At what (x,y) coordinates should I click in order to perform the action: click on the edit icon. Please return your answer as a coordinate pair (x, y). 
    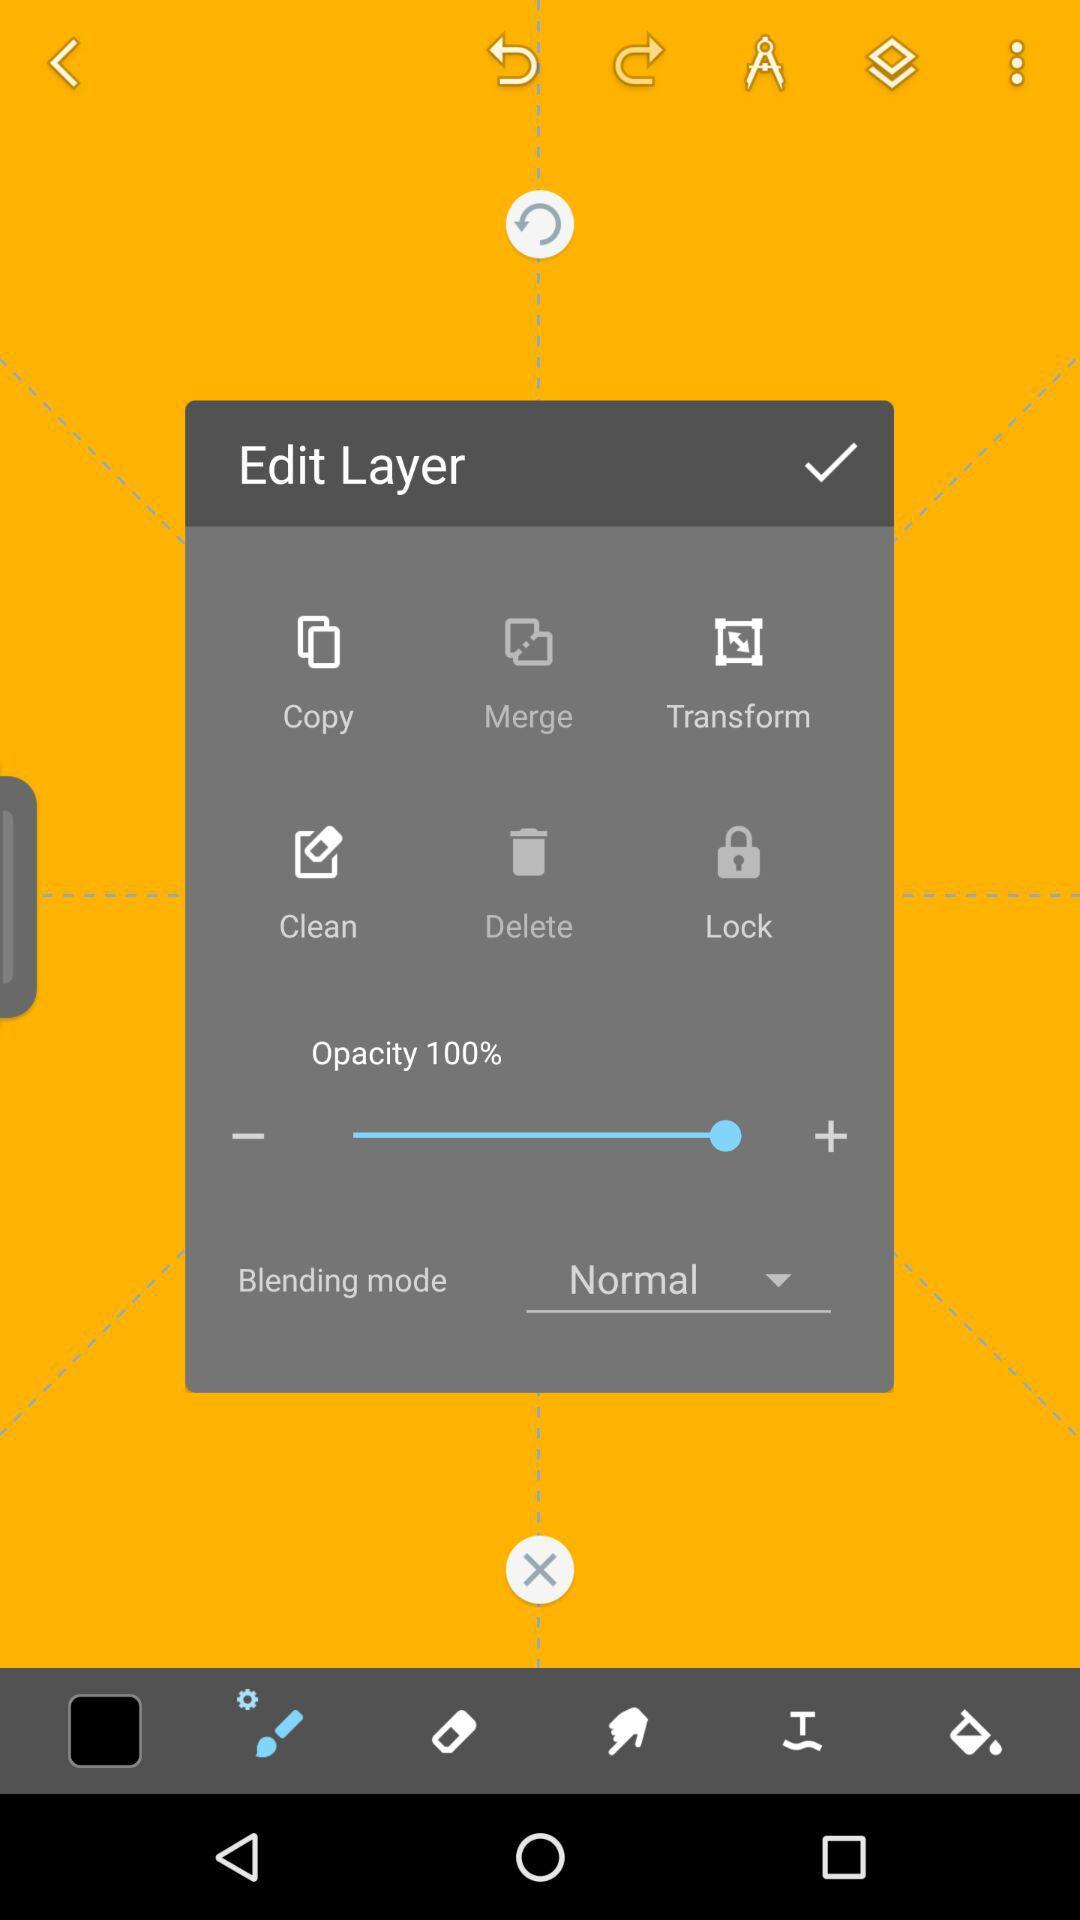
    Looking at the image, I should click on (278, 1730).